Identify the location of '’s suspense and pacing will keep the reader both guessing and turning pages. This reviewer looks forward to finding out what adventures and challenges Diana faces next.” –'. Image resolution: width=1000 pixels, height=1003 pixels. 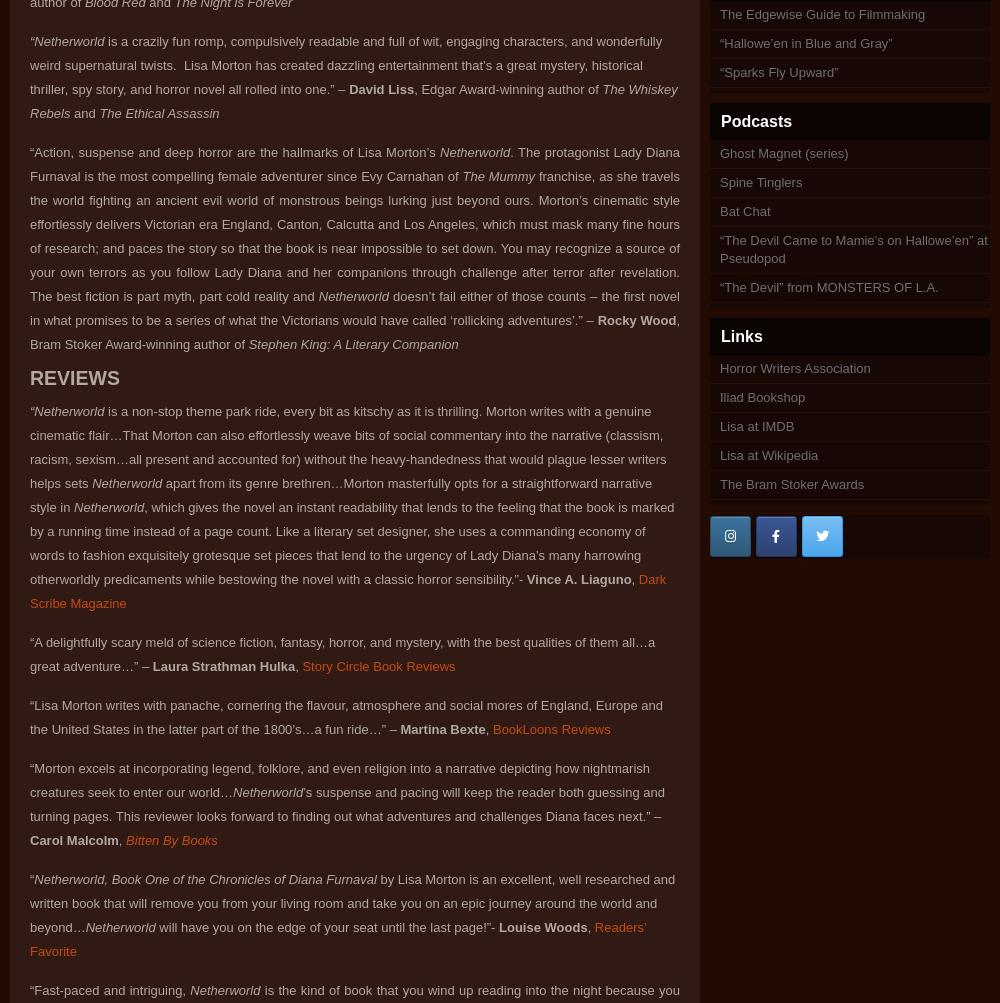
(346, 804).